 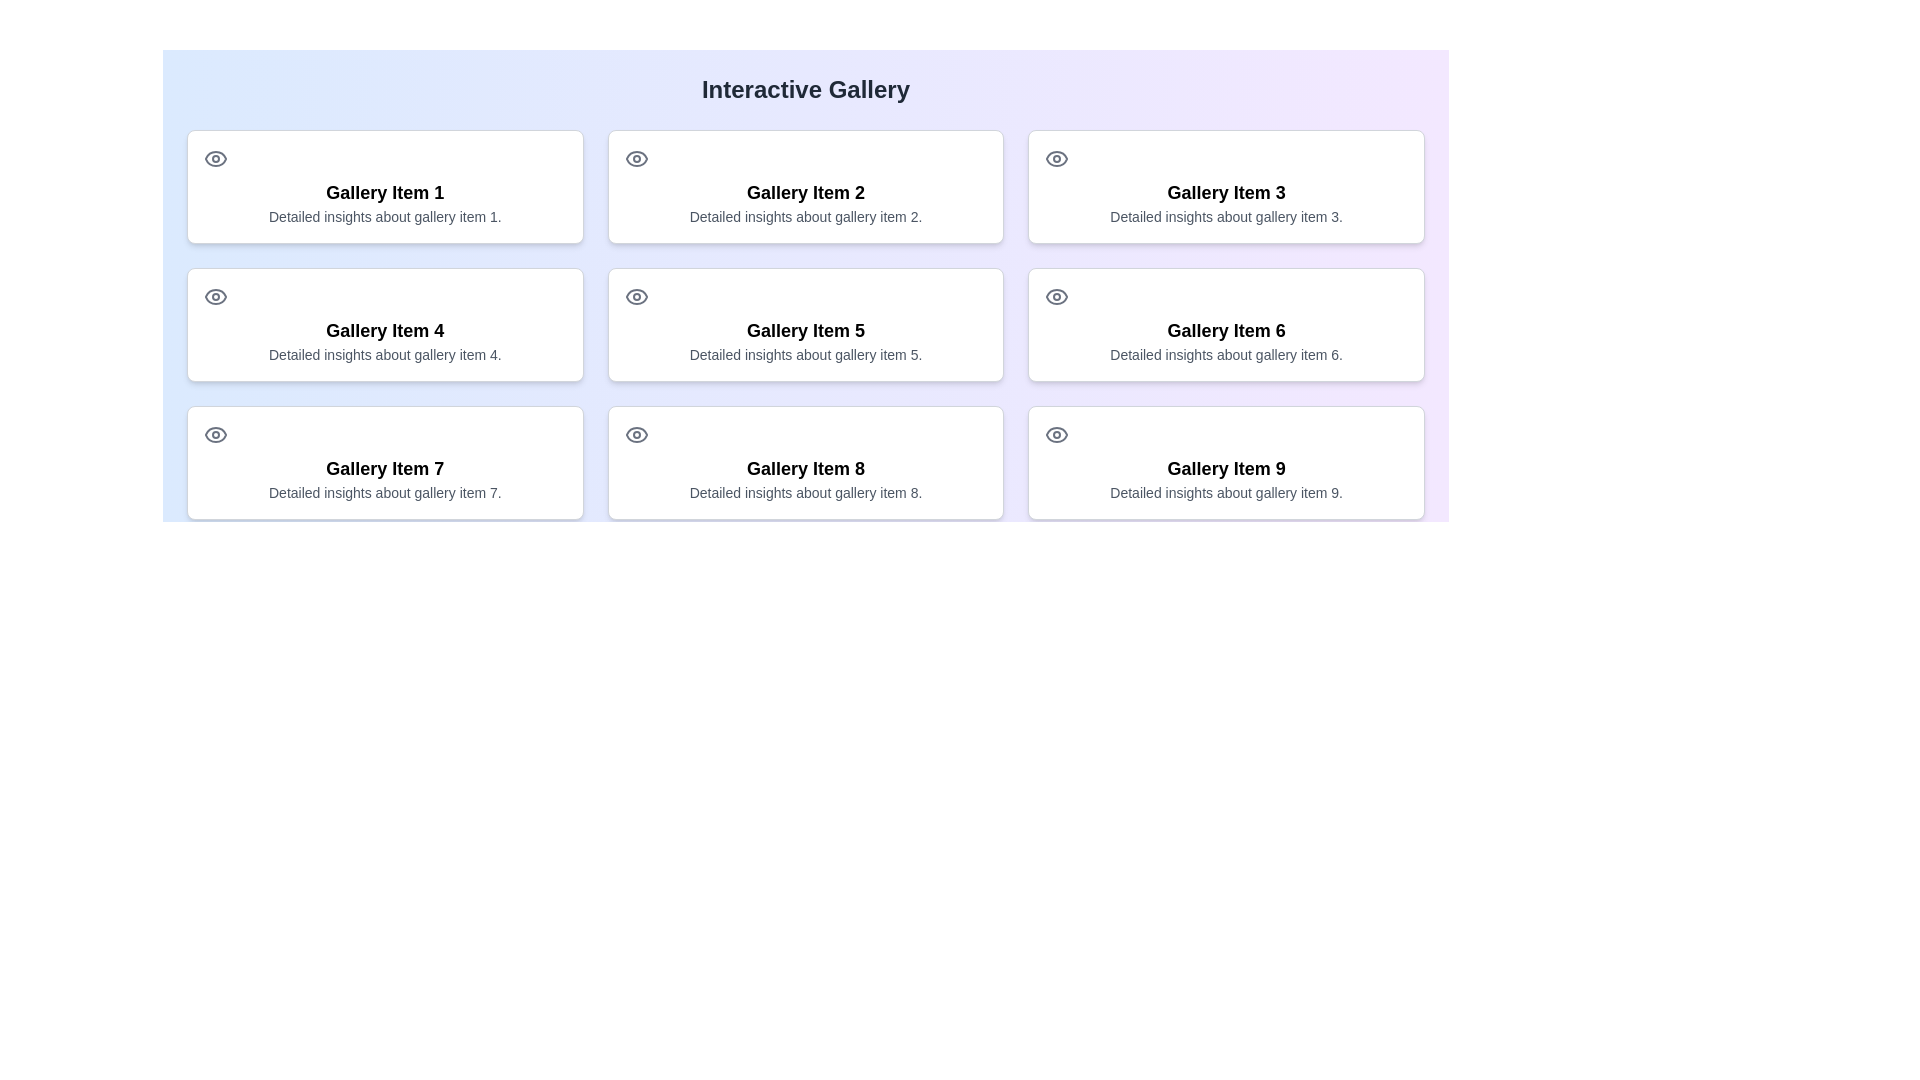 What do you see at coordinates (385, 323) in the screenshot?
I see `to select or activate the function of the Informative Card for 'Gallery Item 4', located in the first column of the second row of the grid` at bounding box center [385, 323].